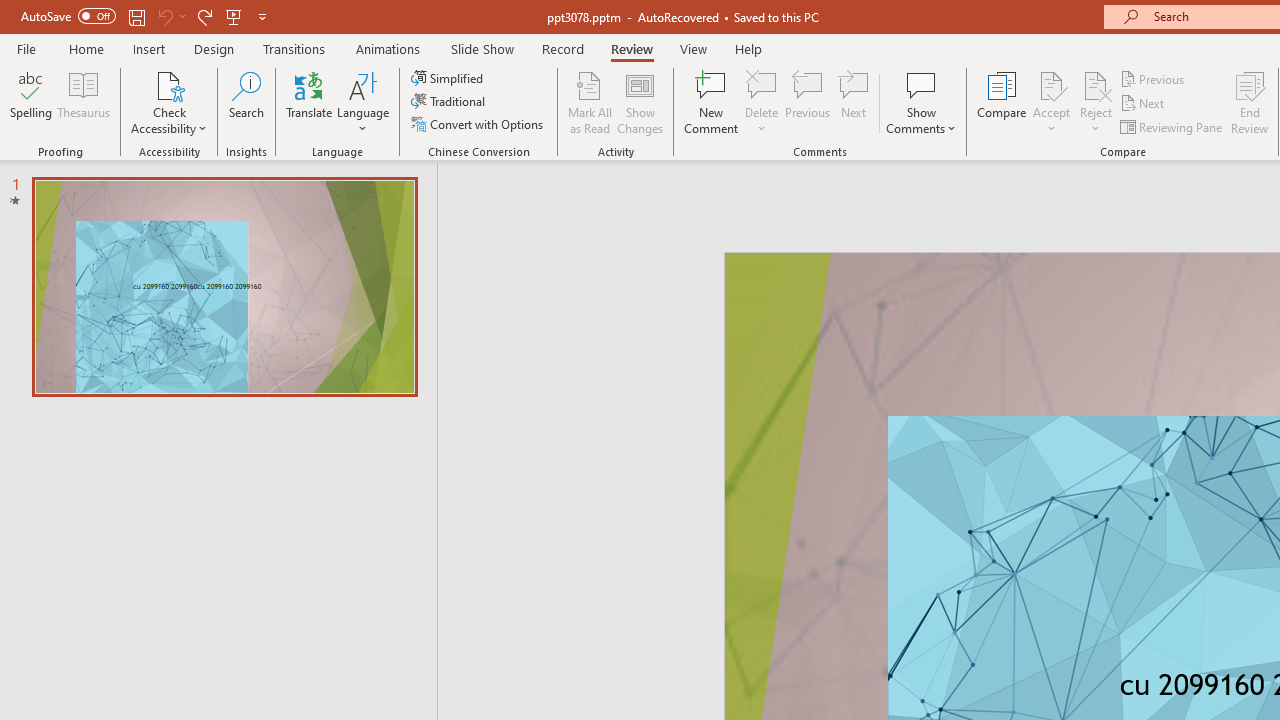  Describe the element at coordinates (1248, 103) in the screenshot. I see `'End Review'` at that location.